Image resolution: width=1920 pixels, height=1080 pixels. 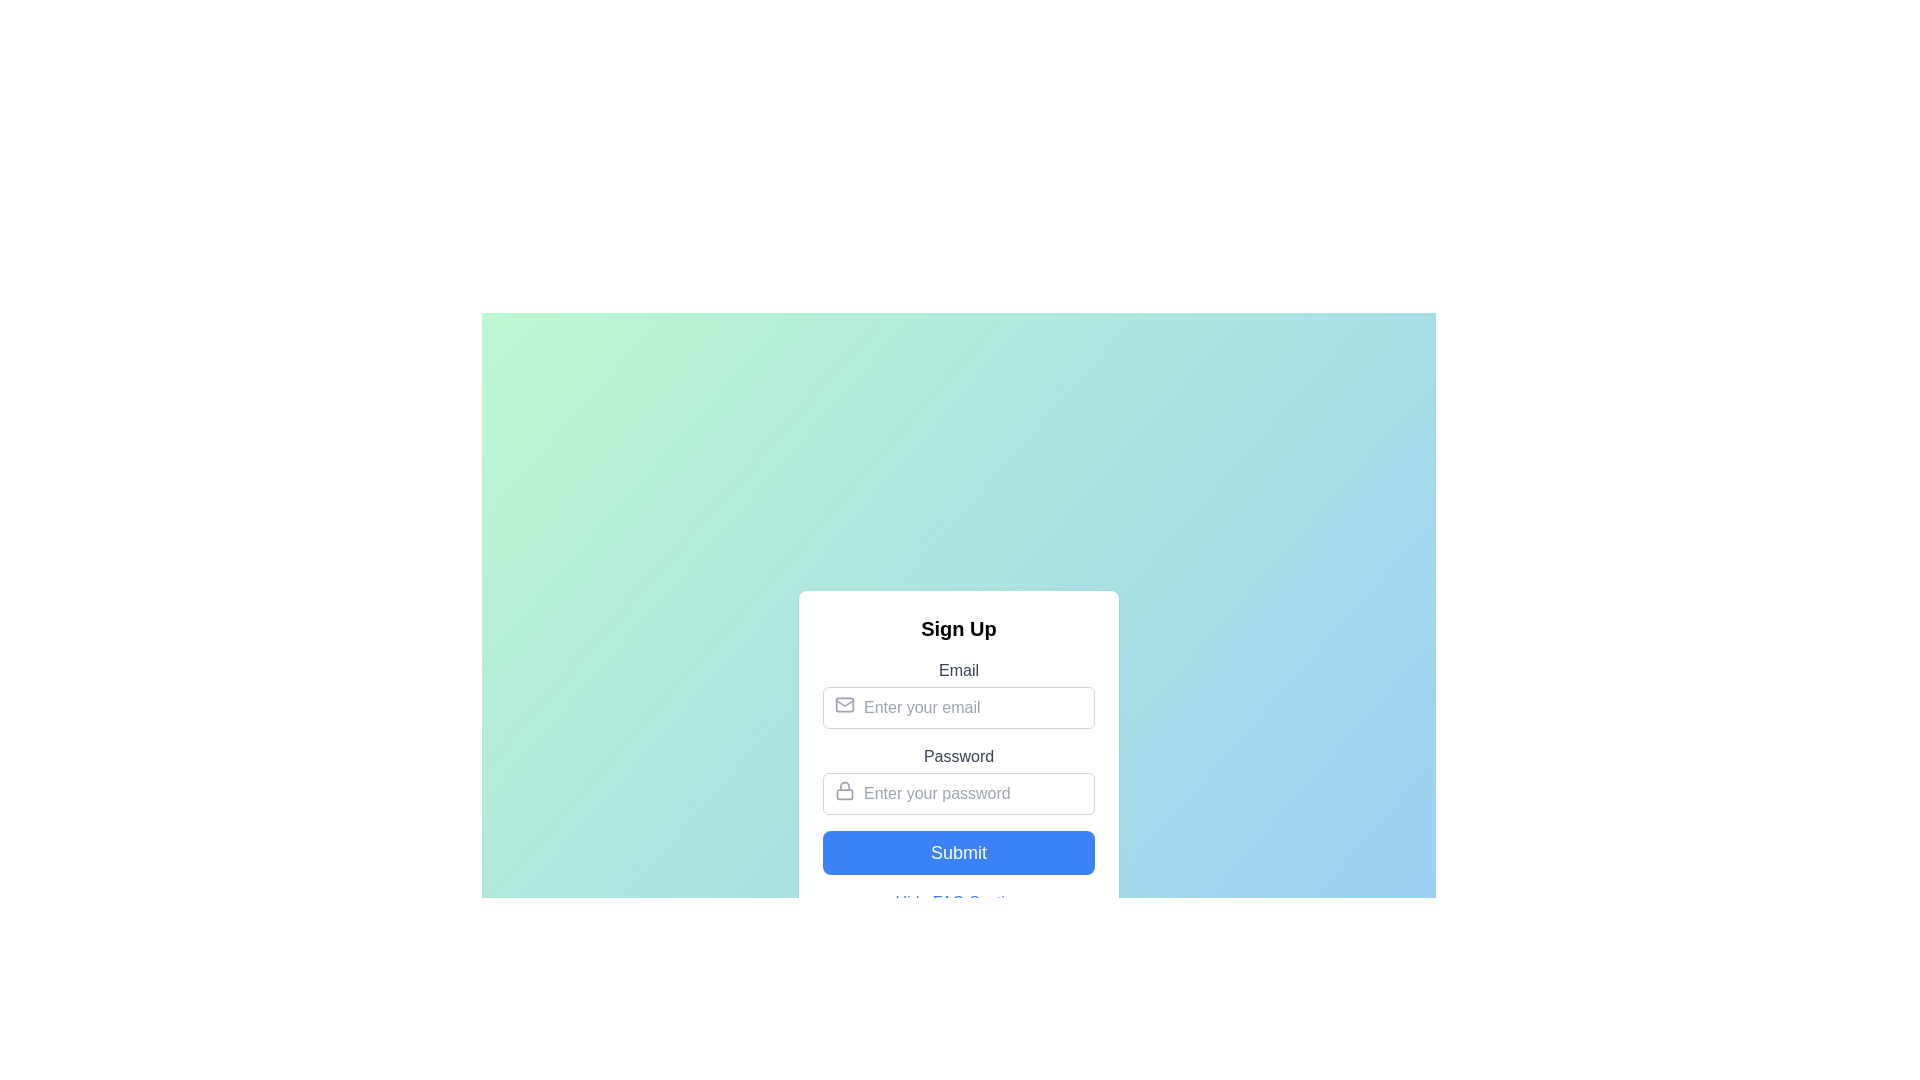 I want to click on the center of the email input field, which is a rectangular box with rounded corners and a thin gray border, located beneath the 'Email' label, so click(x=958, y=707).